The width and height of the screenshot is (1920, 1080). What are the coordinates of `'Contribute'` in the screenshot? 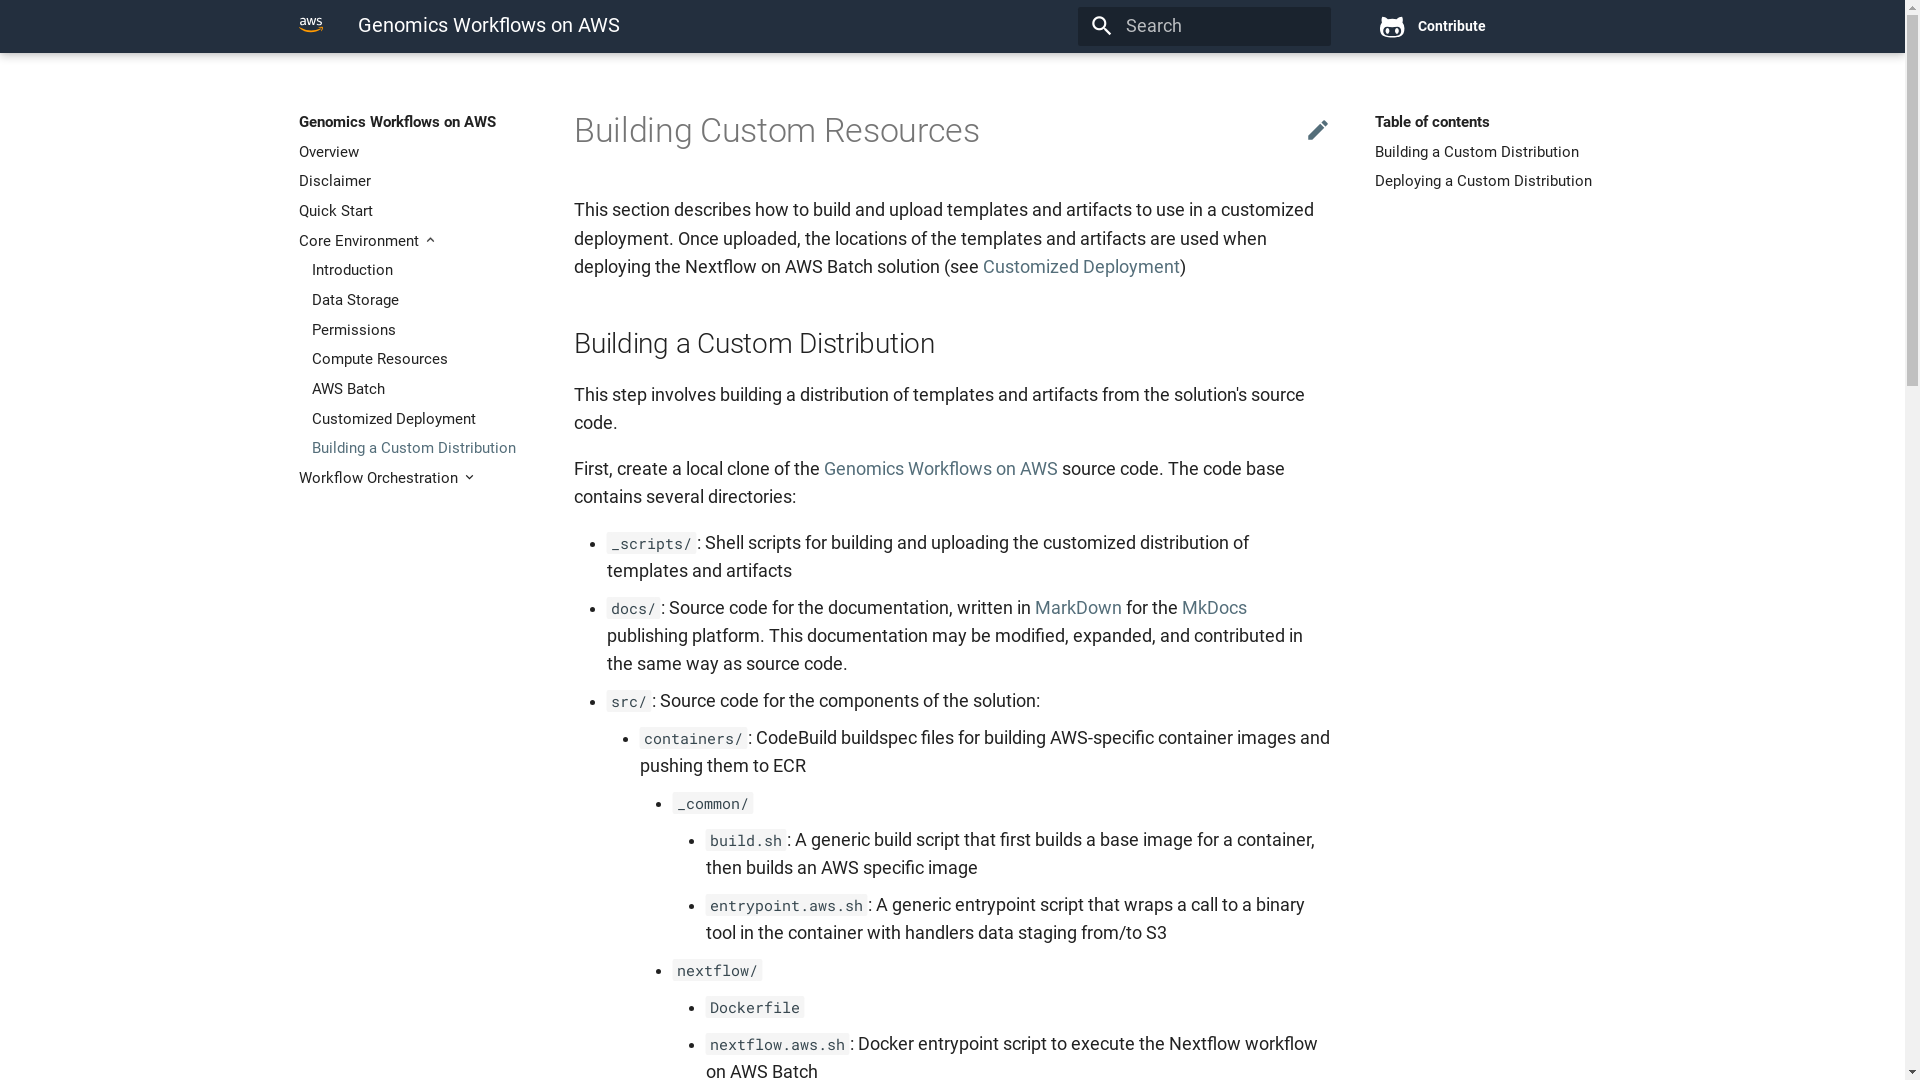 It's located at (1365, 26).